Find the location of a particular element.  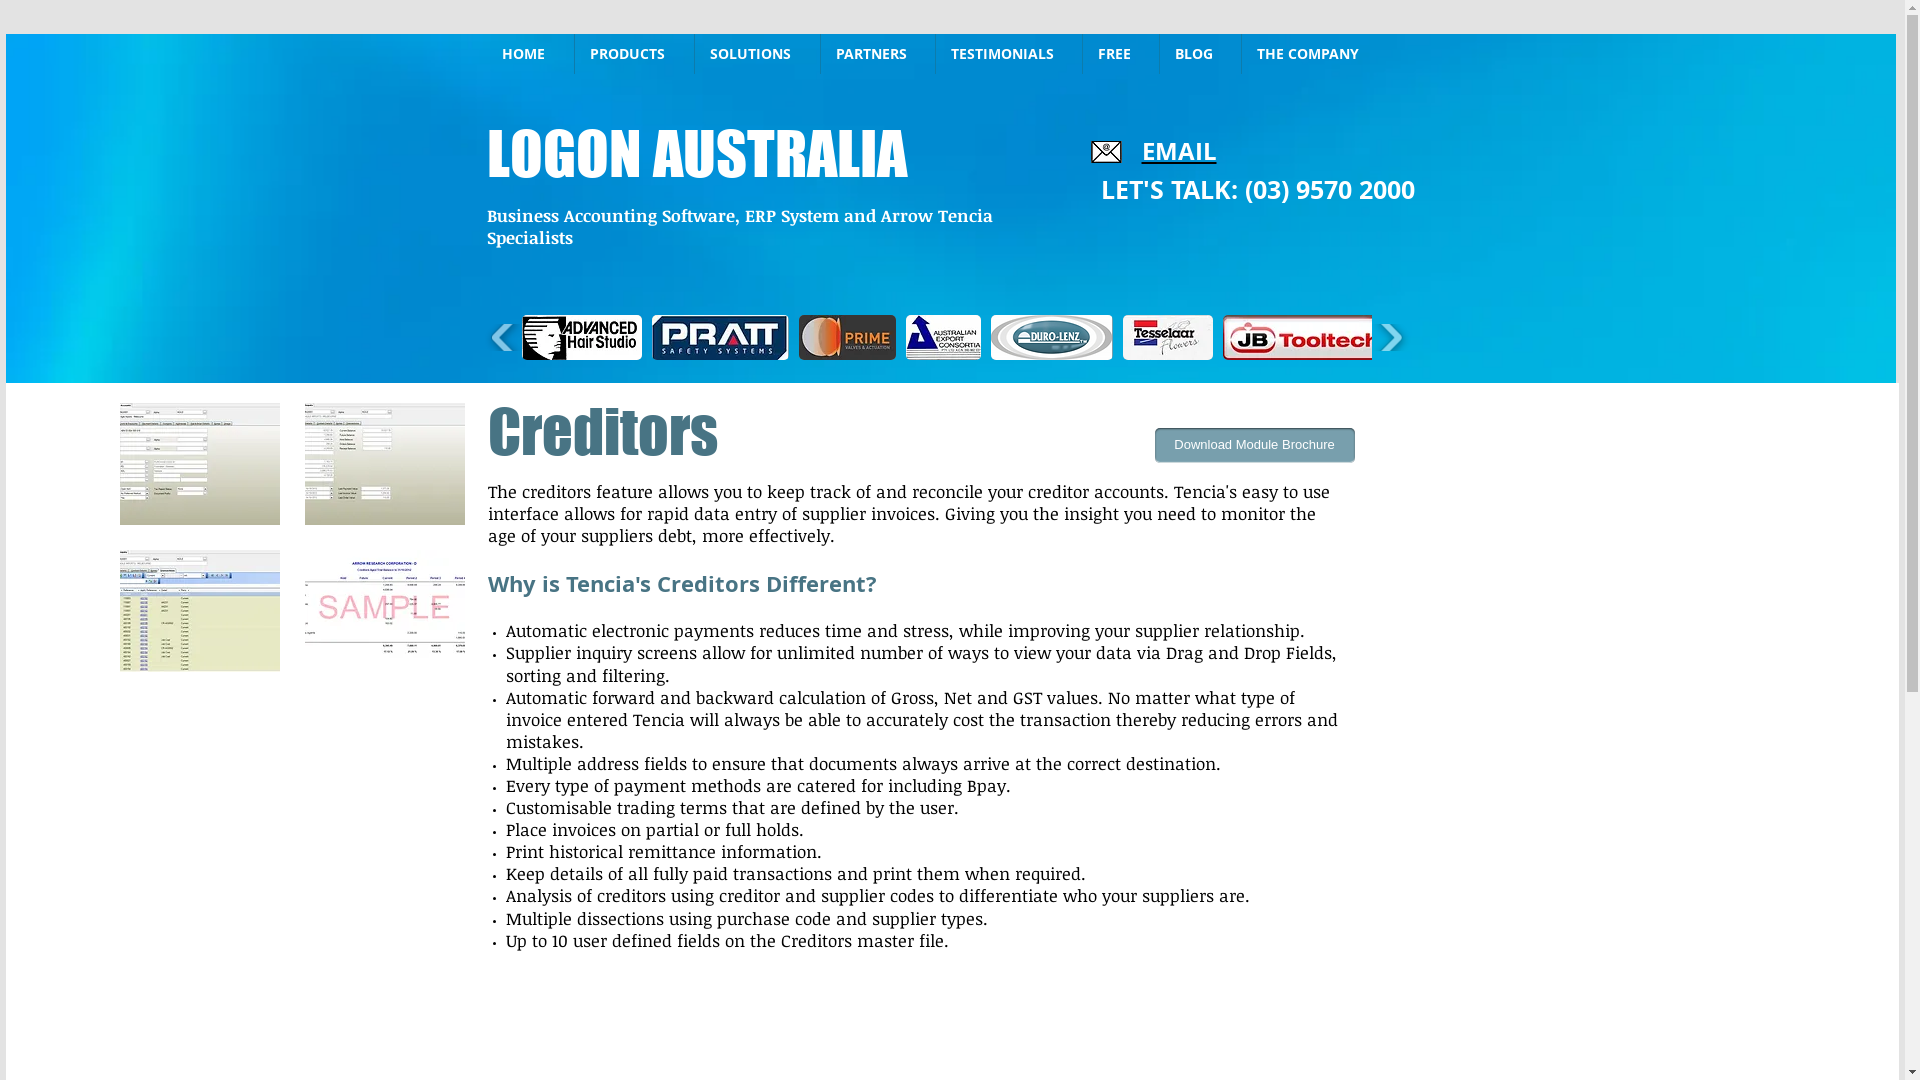

'PARTNERS' is located at coordinates (820, 53).